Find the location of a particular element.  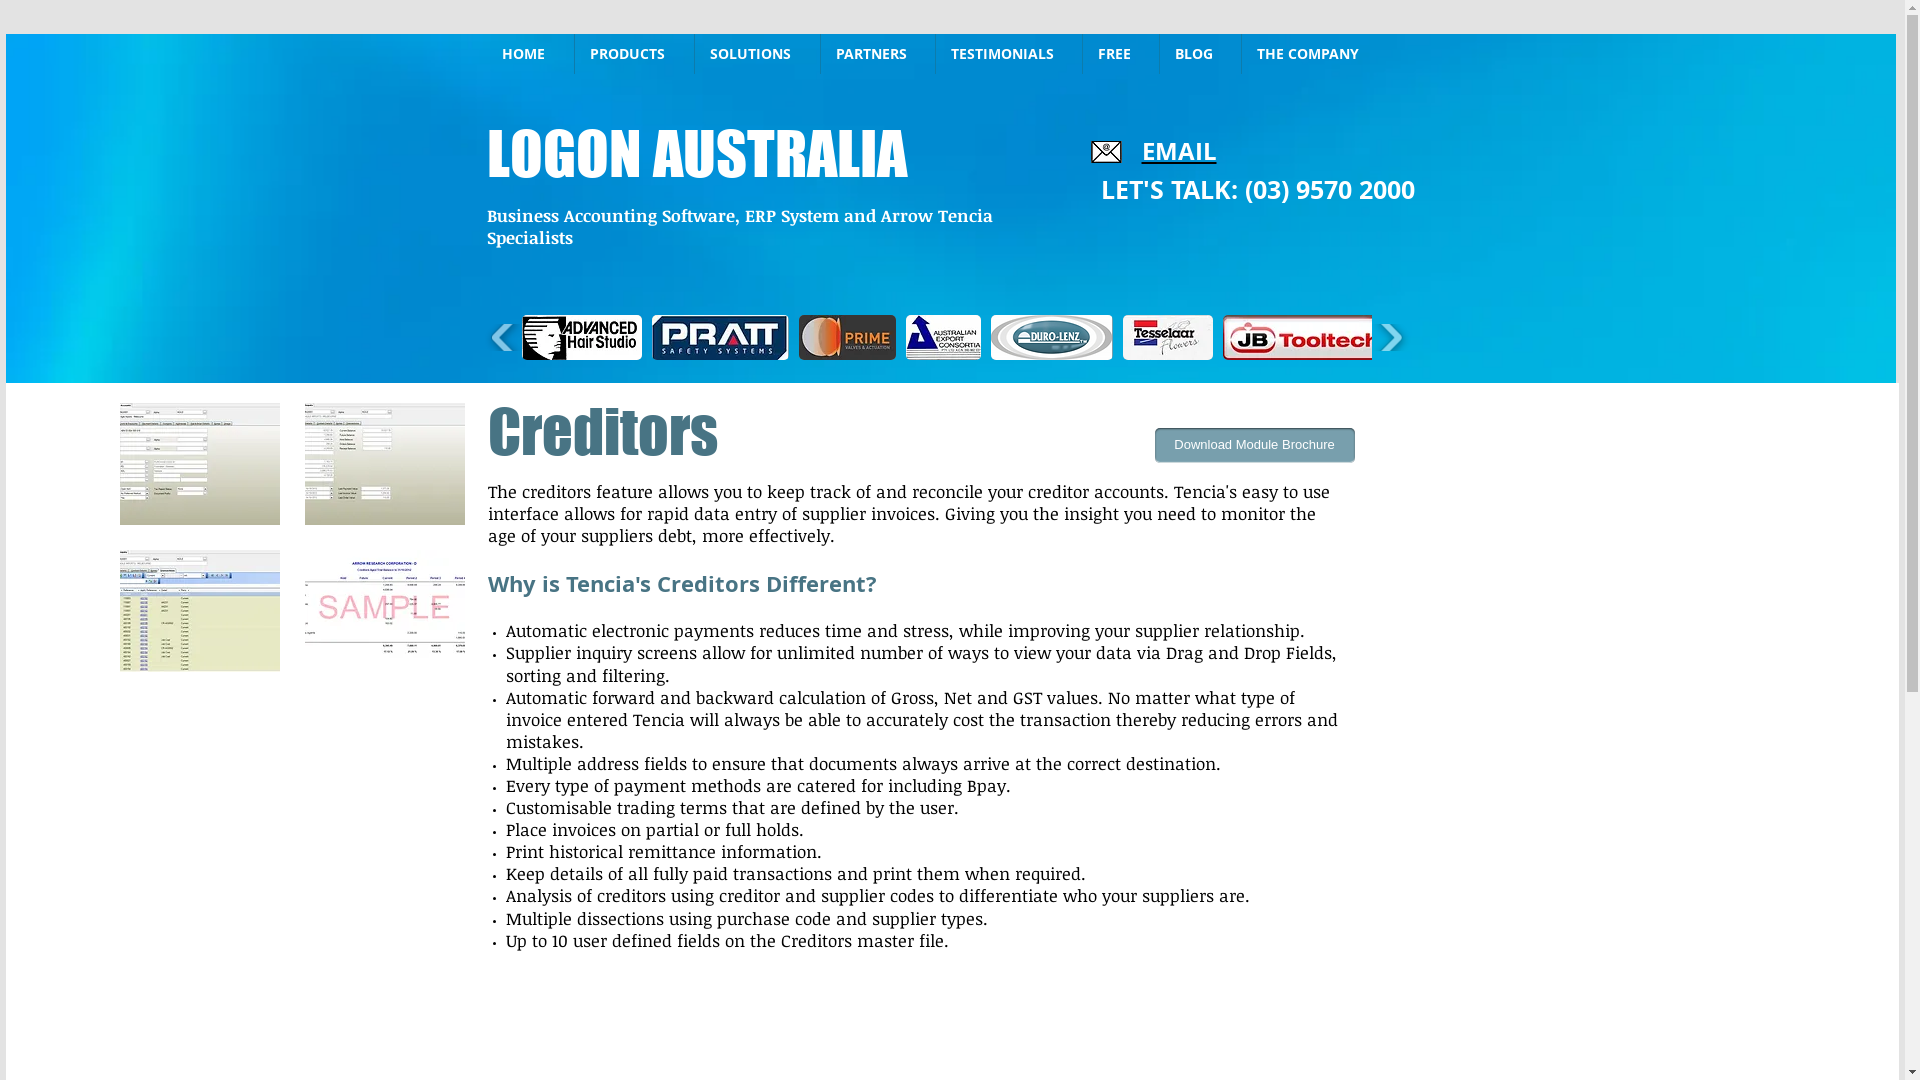

'PARTNERS' is located at coordinates (820, 53).